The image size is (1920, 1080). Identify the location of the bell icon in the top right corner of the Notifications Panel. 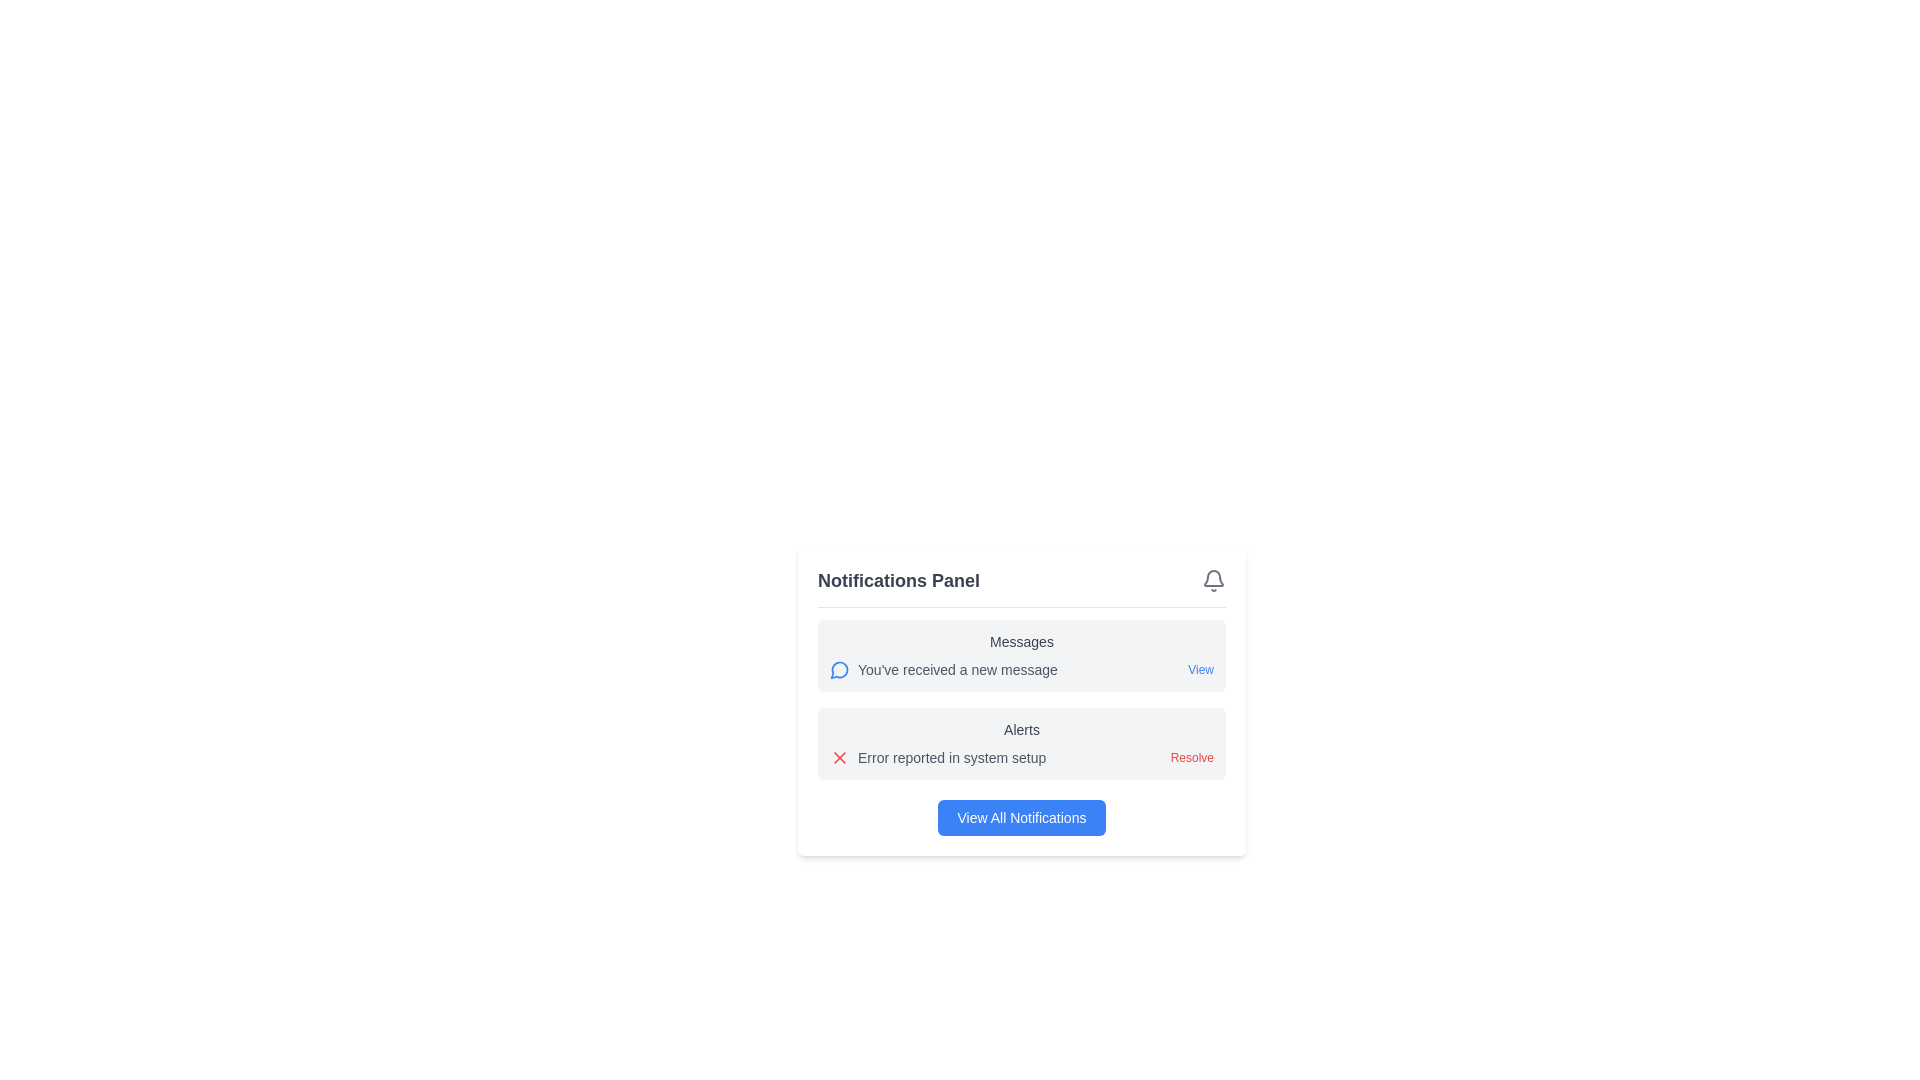
(1213, 581).